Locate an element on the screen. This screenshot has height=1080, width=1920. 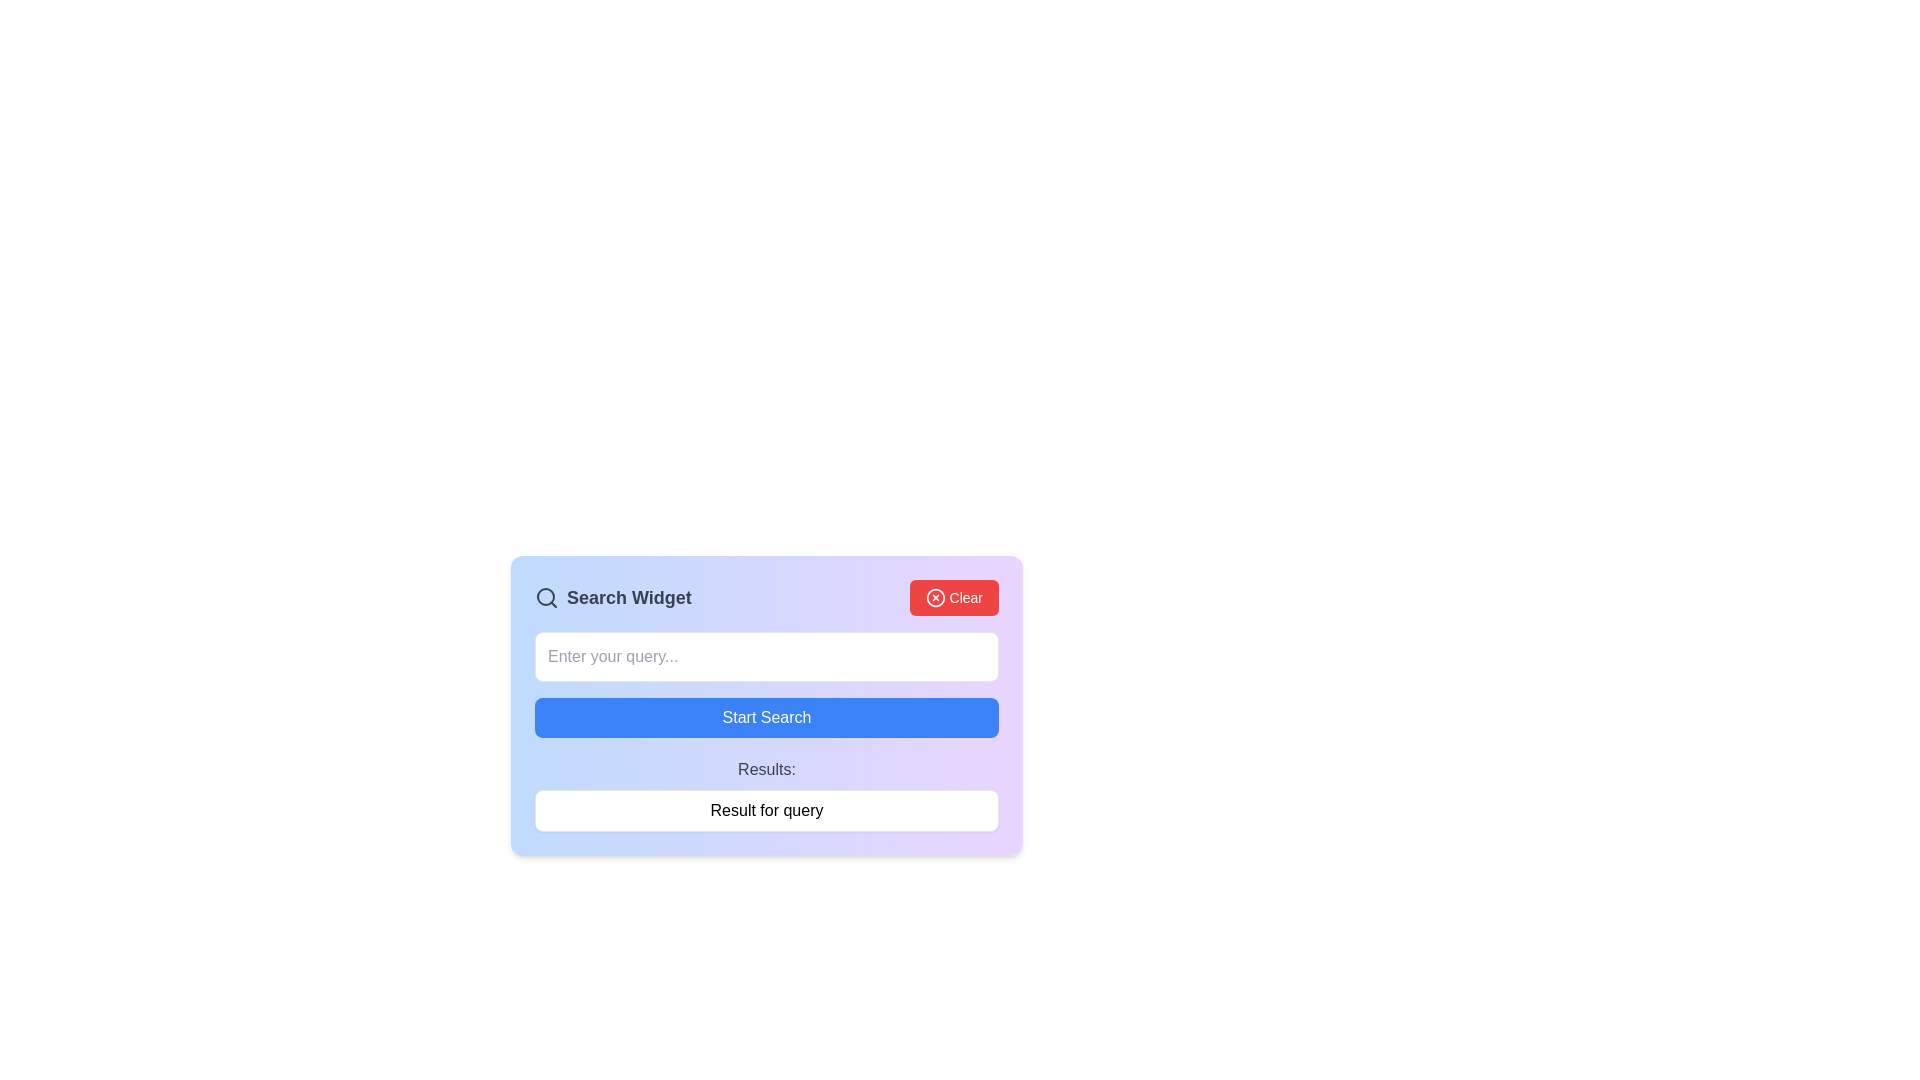
text displayed in the 'Search Widget' label, which is styled with bold, gray-colored text and positioned next to the 'Clear' button is located at coordinates (612, 596).